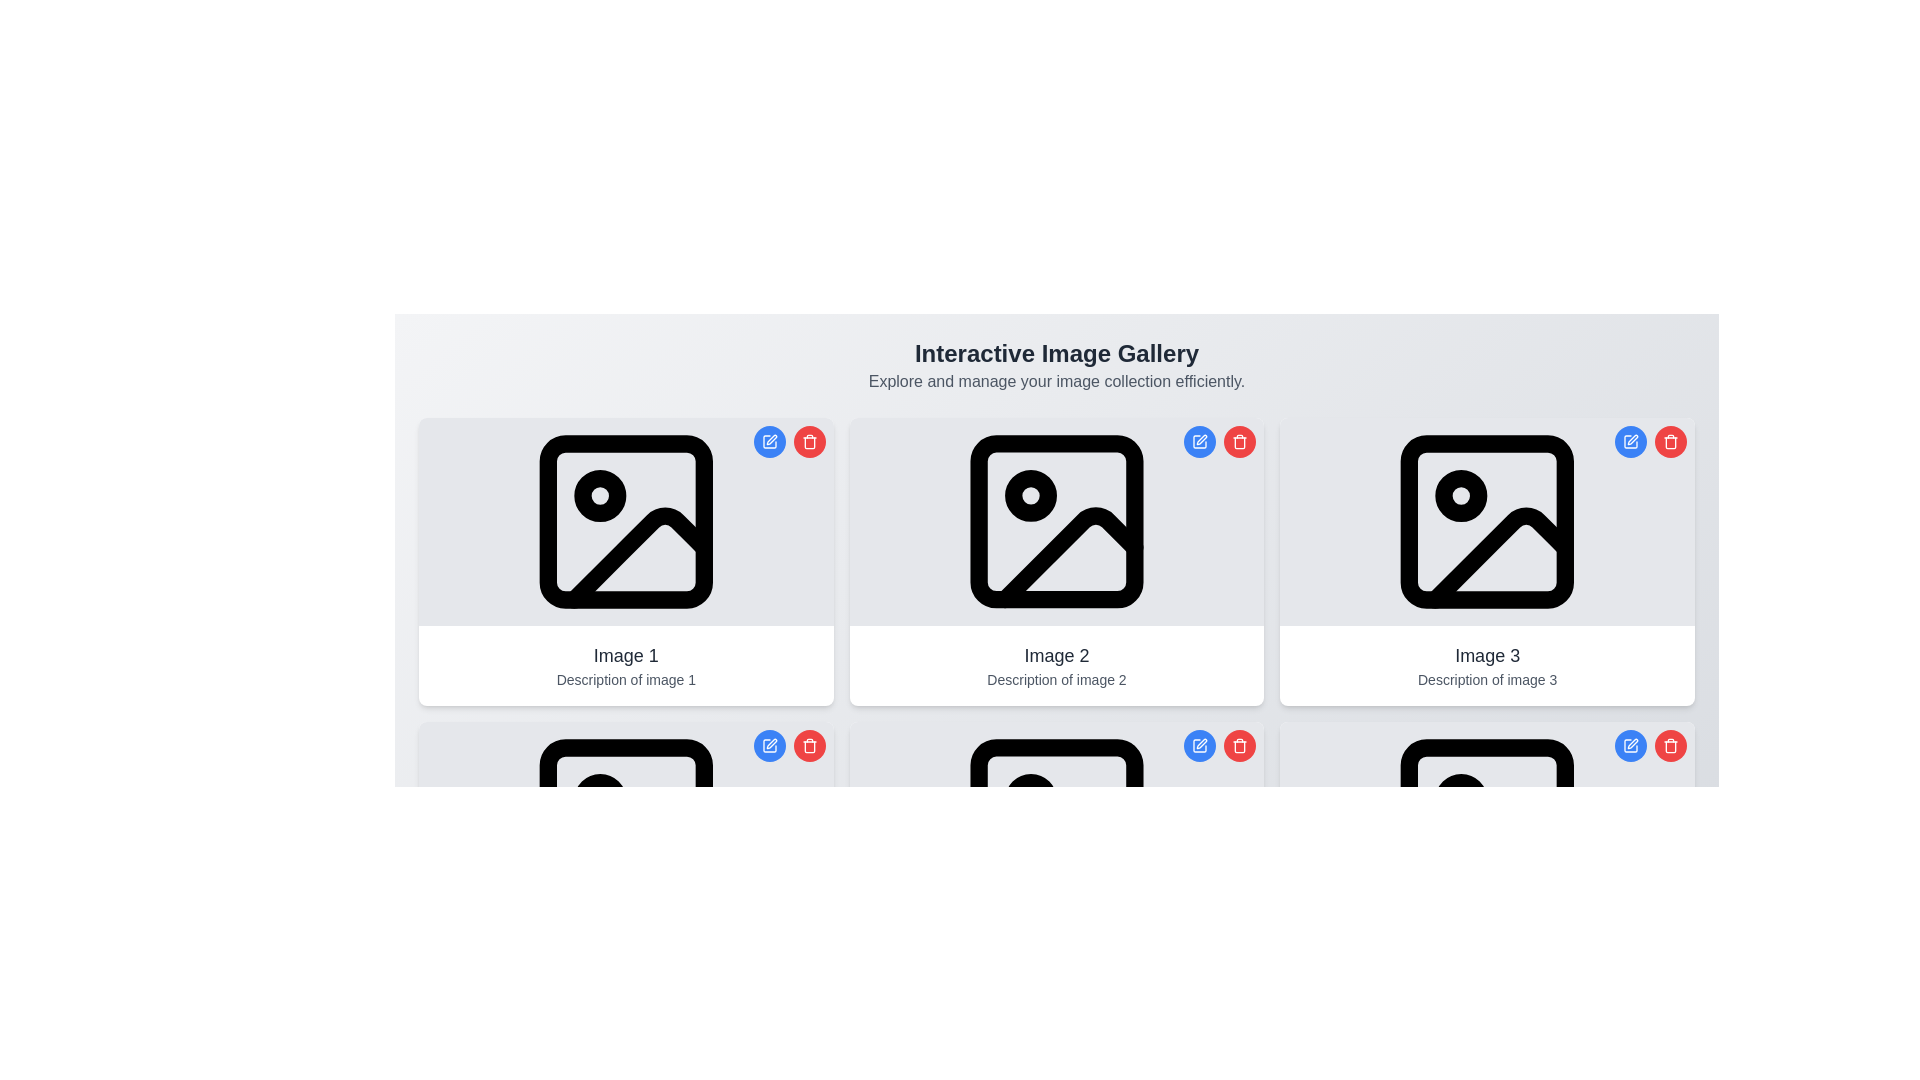 The height and width of the screenshot is (1080, 1920). I want to click on the edit button located in the top-right corner of the 'Image 1' card to initiate an edit action, so click(768, 441).